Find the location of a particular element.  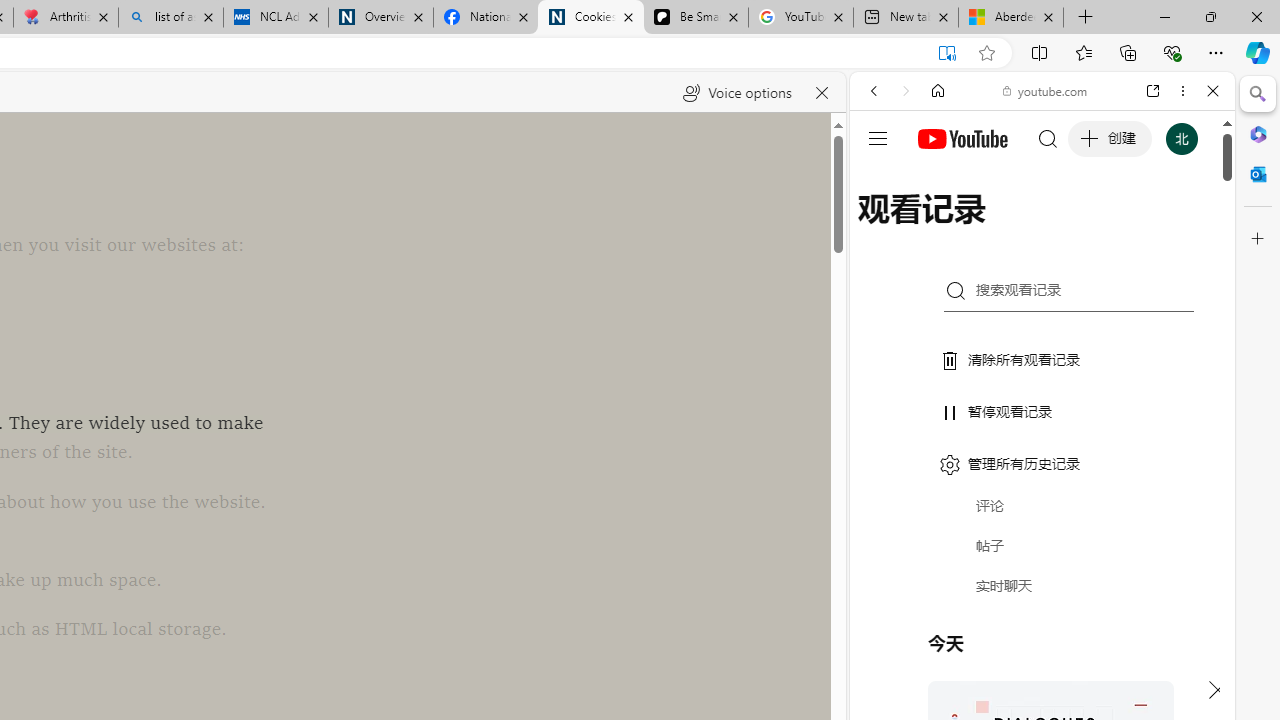

'This site scope' is located at coordinates (935, 180).